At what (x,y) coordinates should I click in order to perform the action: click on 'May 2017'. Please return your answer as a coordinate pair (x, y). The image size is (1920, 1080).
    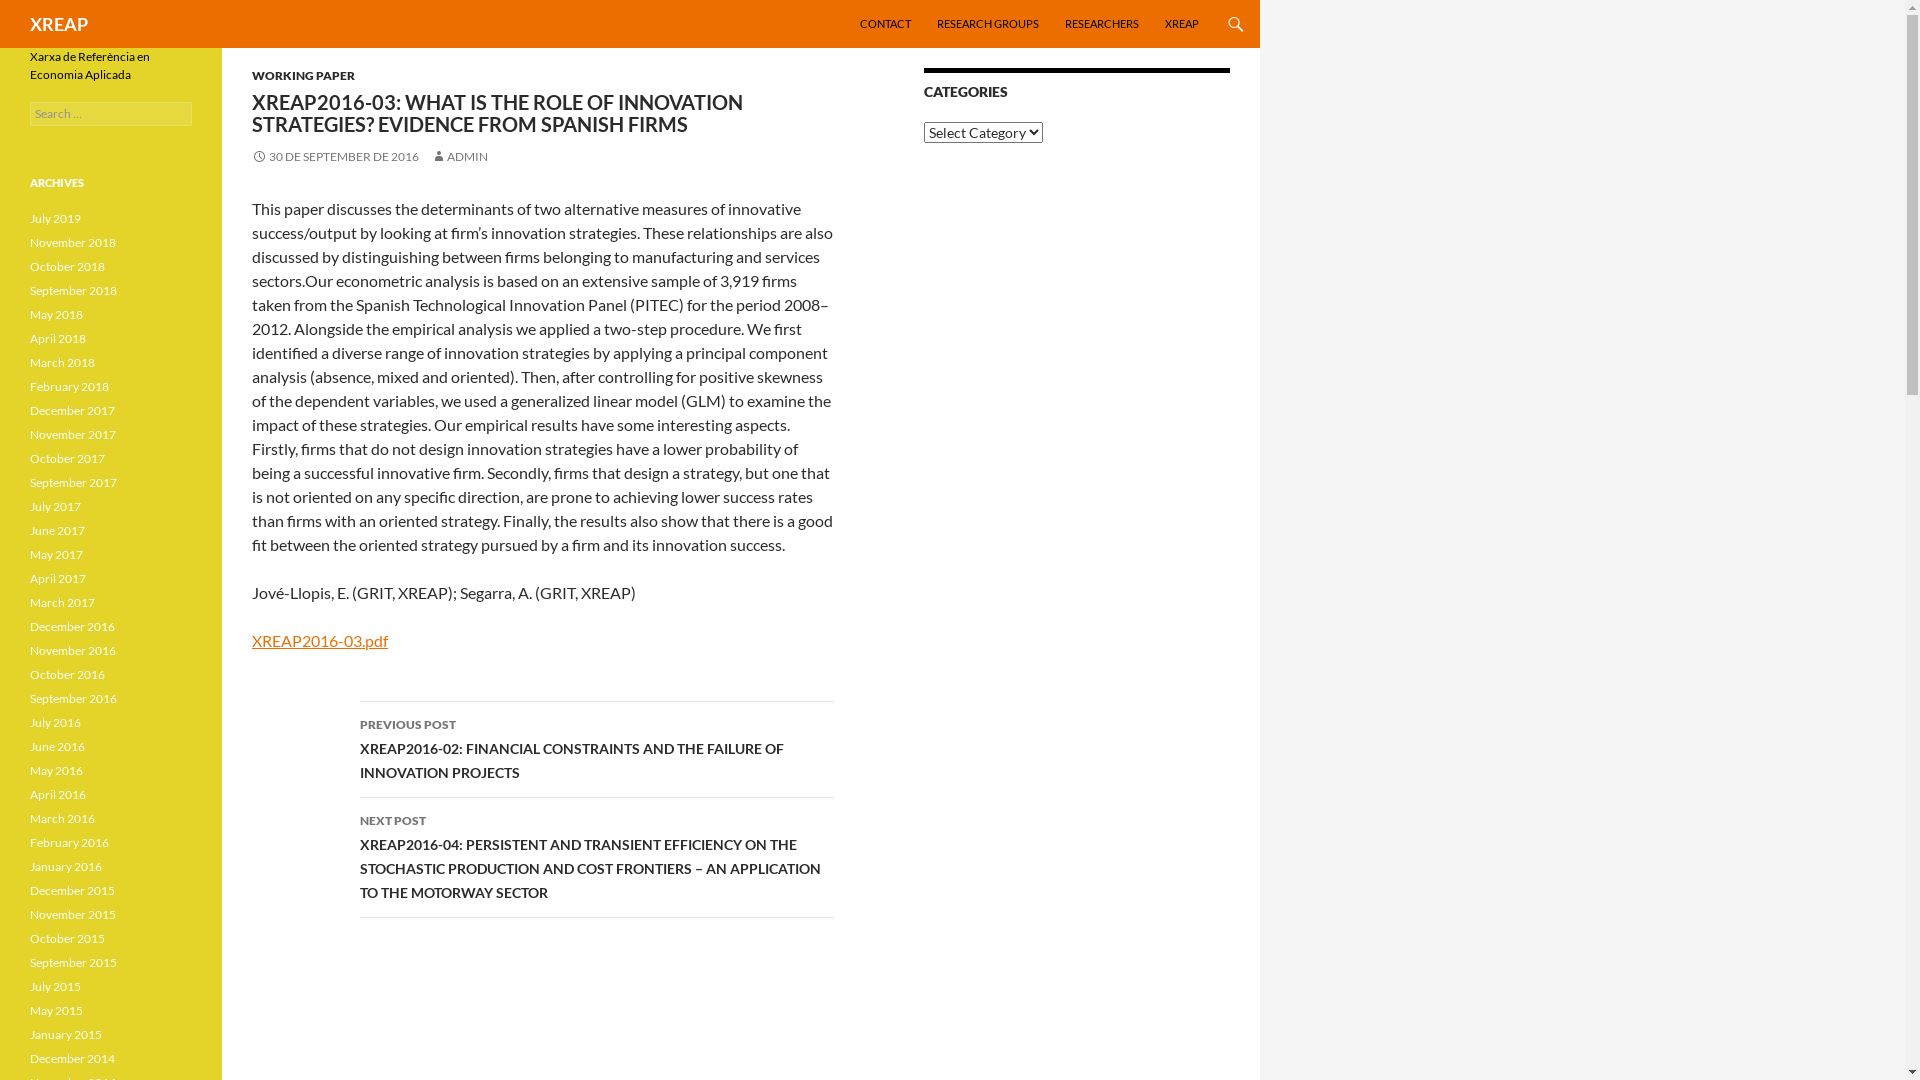
    Looking at the image, I should click on (56, 554).